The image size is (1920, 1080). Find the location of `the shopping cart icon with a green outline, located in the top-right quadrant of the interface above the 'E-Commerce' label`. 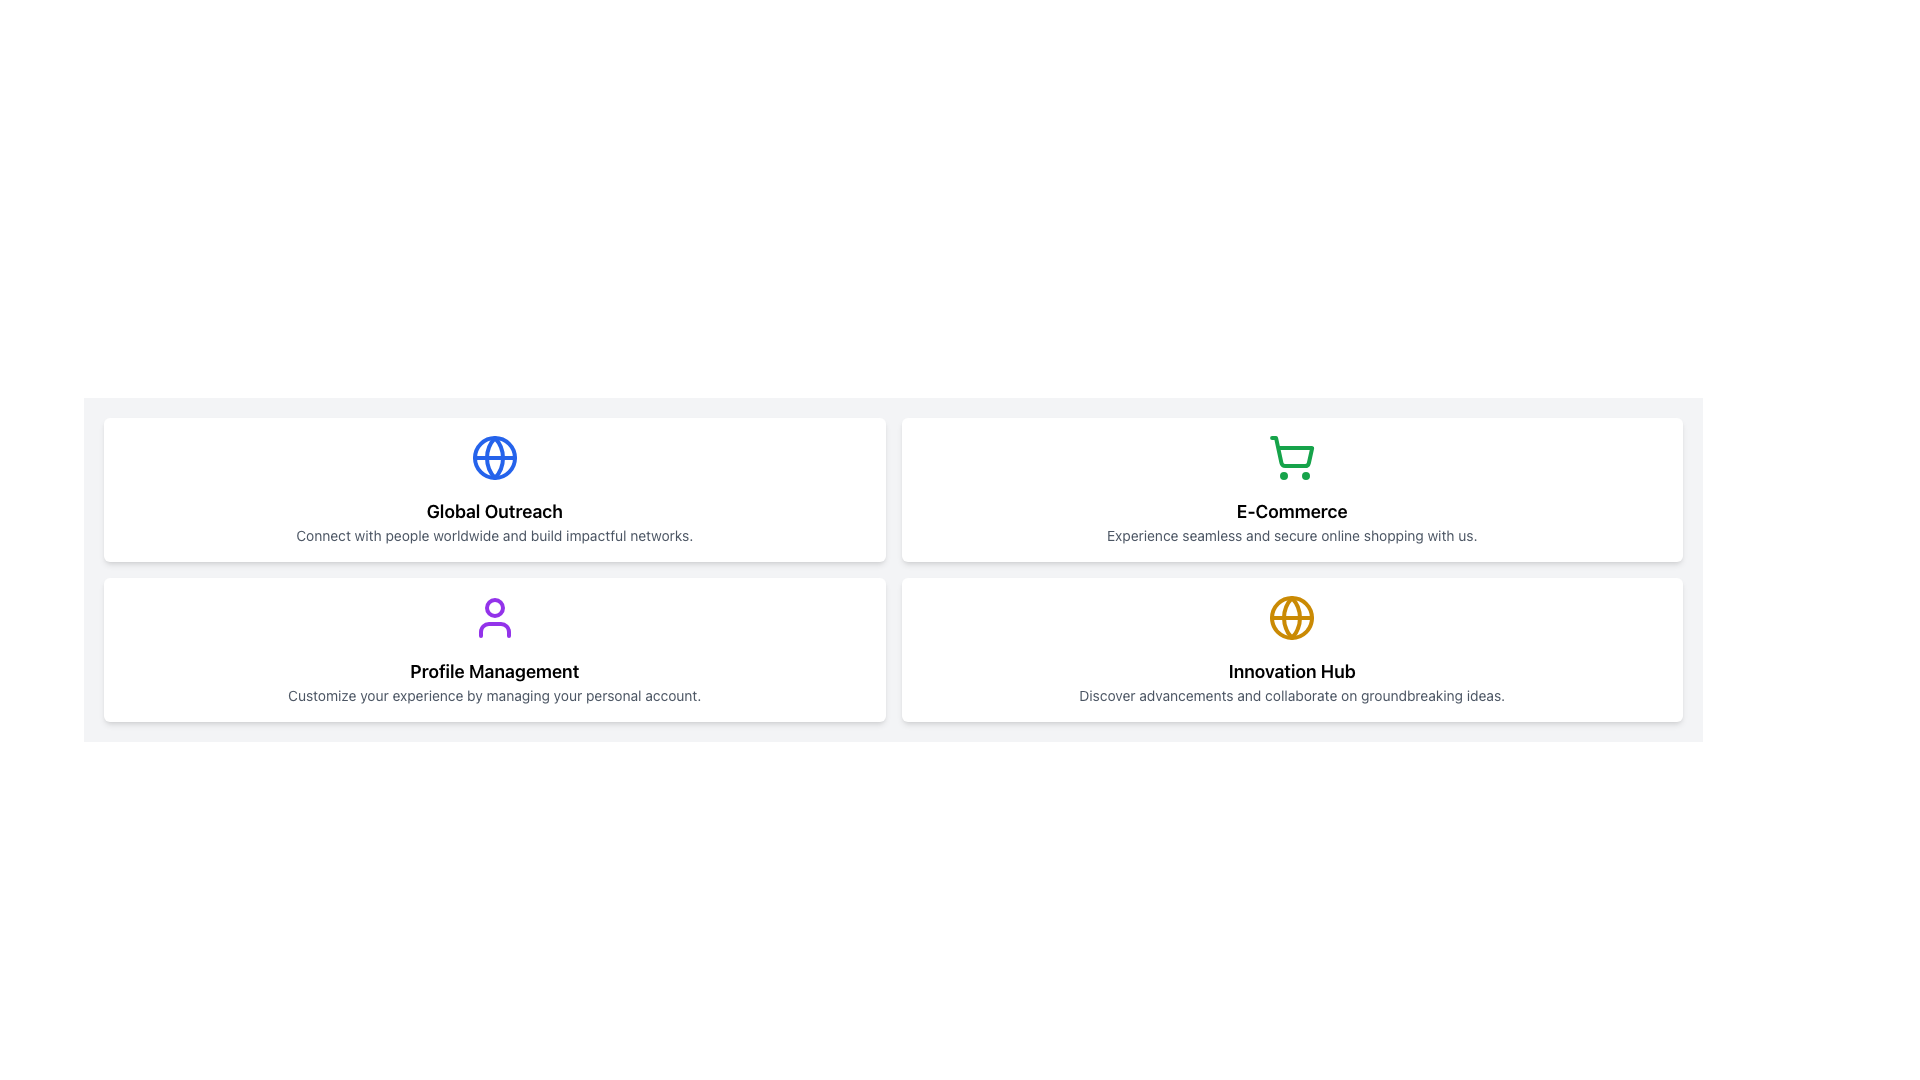

the shopping cart icon with a green outline, located in the top-right quadrant of the interface above the 'E-Commerce' label is located at coordinates (1292, 458).